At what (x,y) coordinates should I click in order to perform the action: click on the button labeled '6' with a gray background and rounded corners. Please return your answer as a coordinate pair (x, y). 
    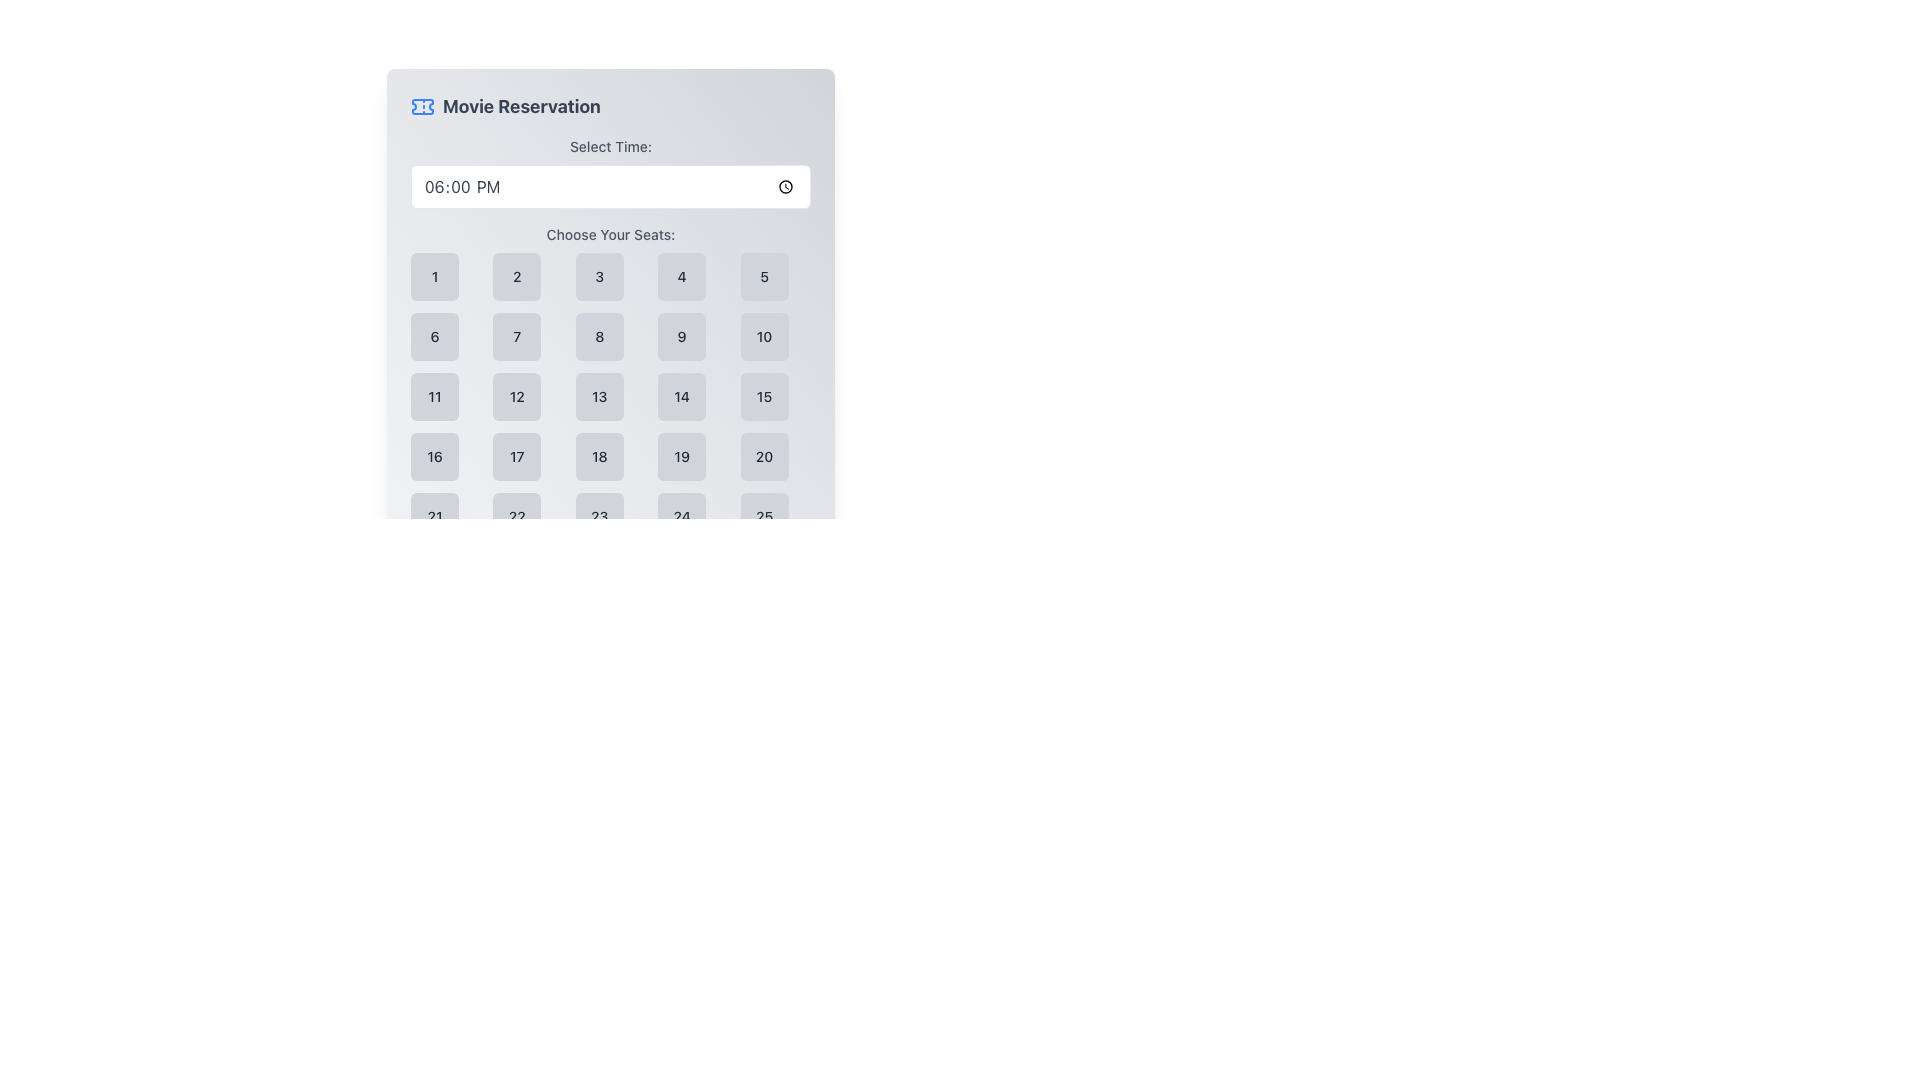
    Looking at the image, I should click on (434, 335).